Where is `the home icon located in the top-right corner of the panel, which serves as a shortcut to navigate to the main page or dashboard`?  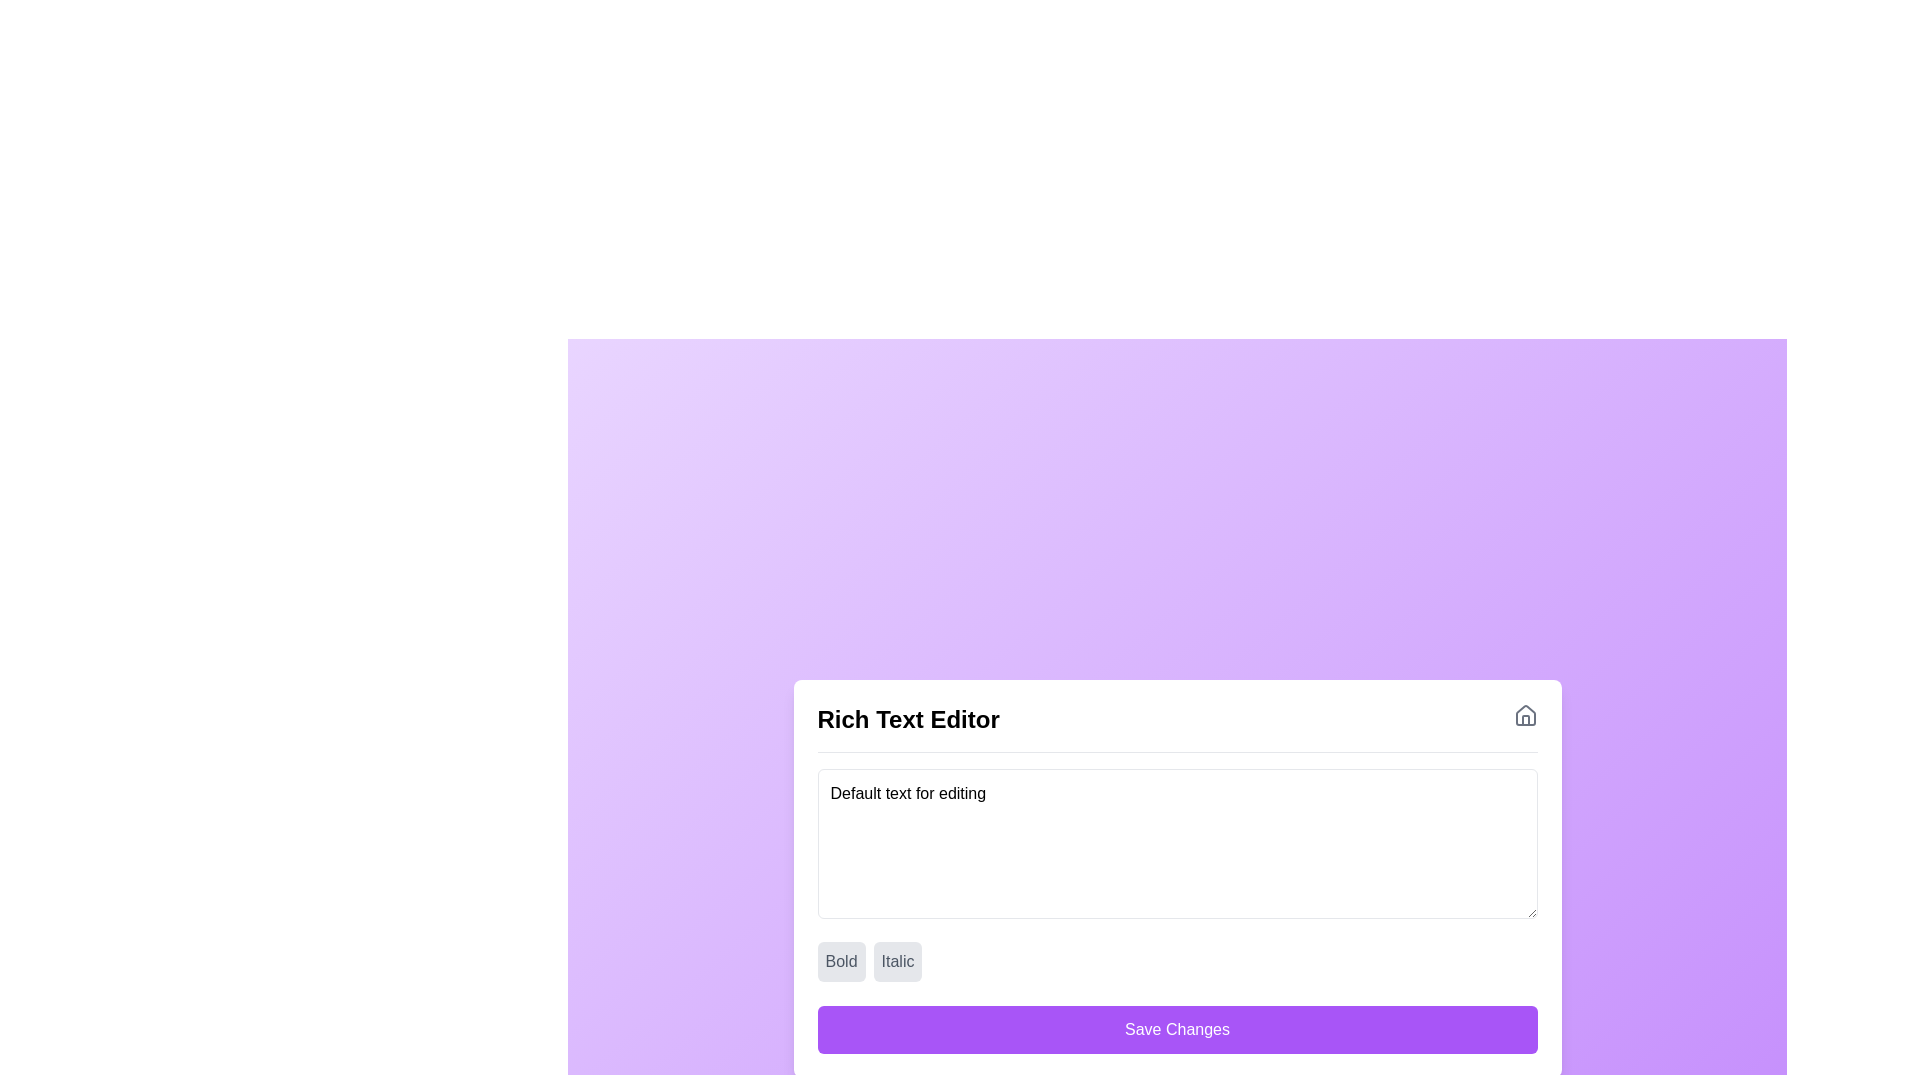 the home icon located in the top-right corner of the panel, which serves as a shortcut to navigate to the main page or dashboard is located at coordinates (1524, 714).